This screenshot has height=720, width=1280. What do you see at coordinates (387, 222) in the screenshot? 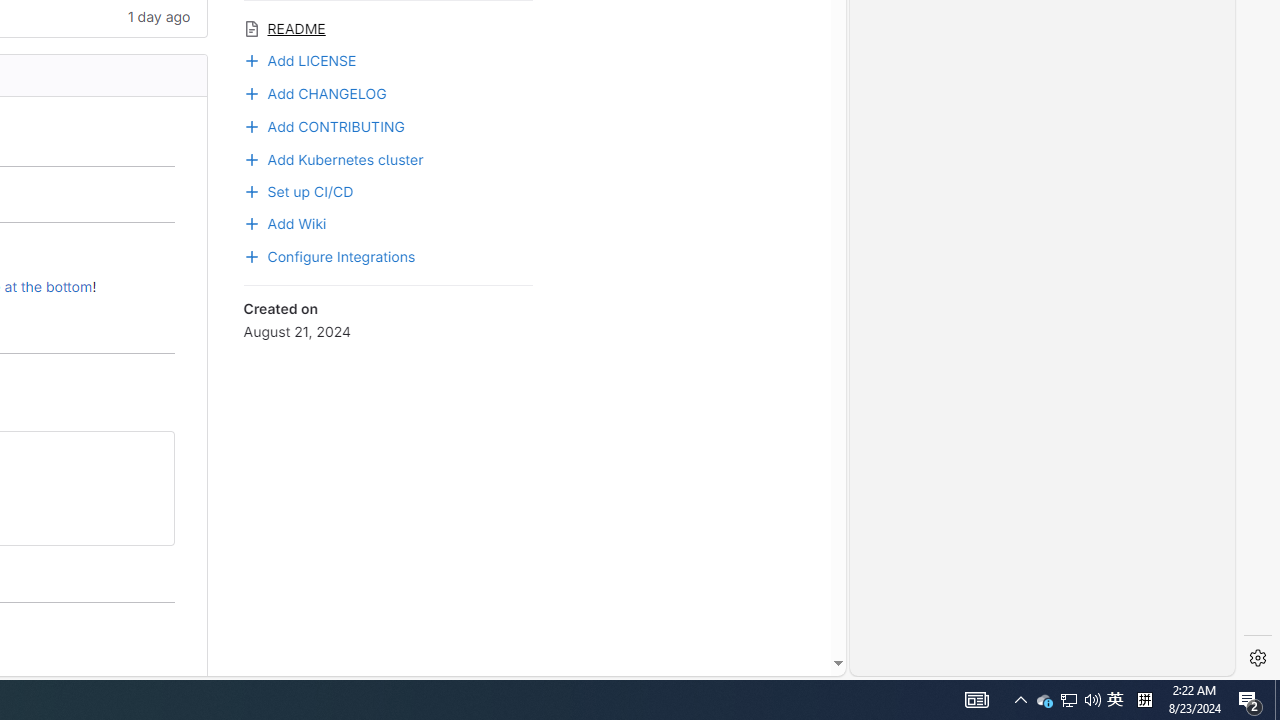
I see `'Add Wiki'` at bounding box center [387, 222].